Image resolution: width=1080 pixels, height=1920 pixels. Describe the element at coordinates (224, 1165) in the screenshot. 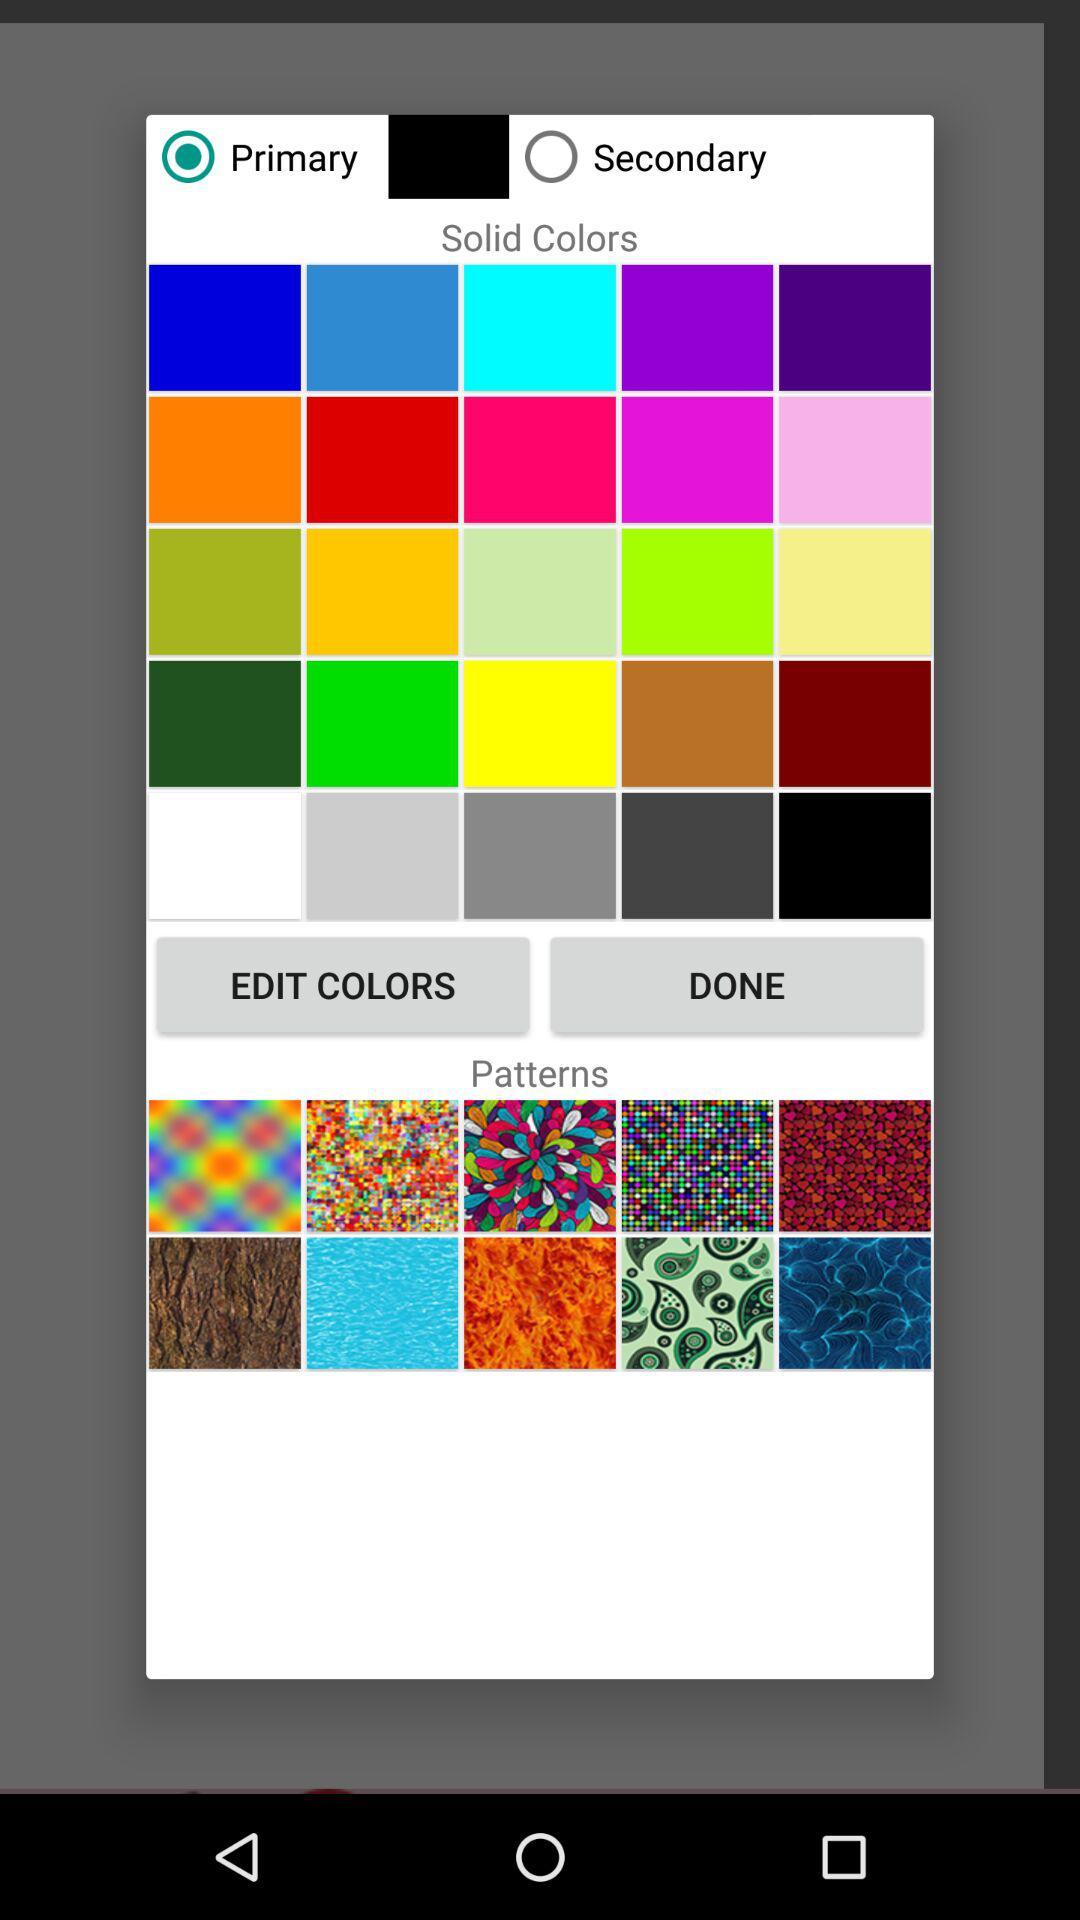

I see `a pattern` at that location.